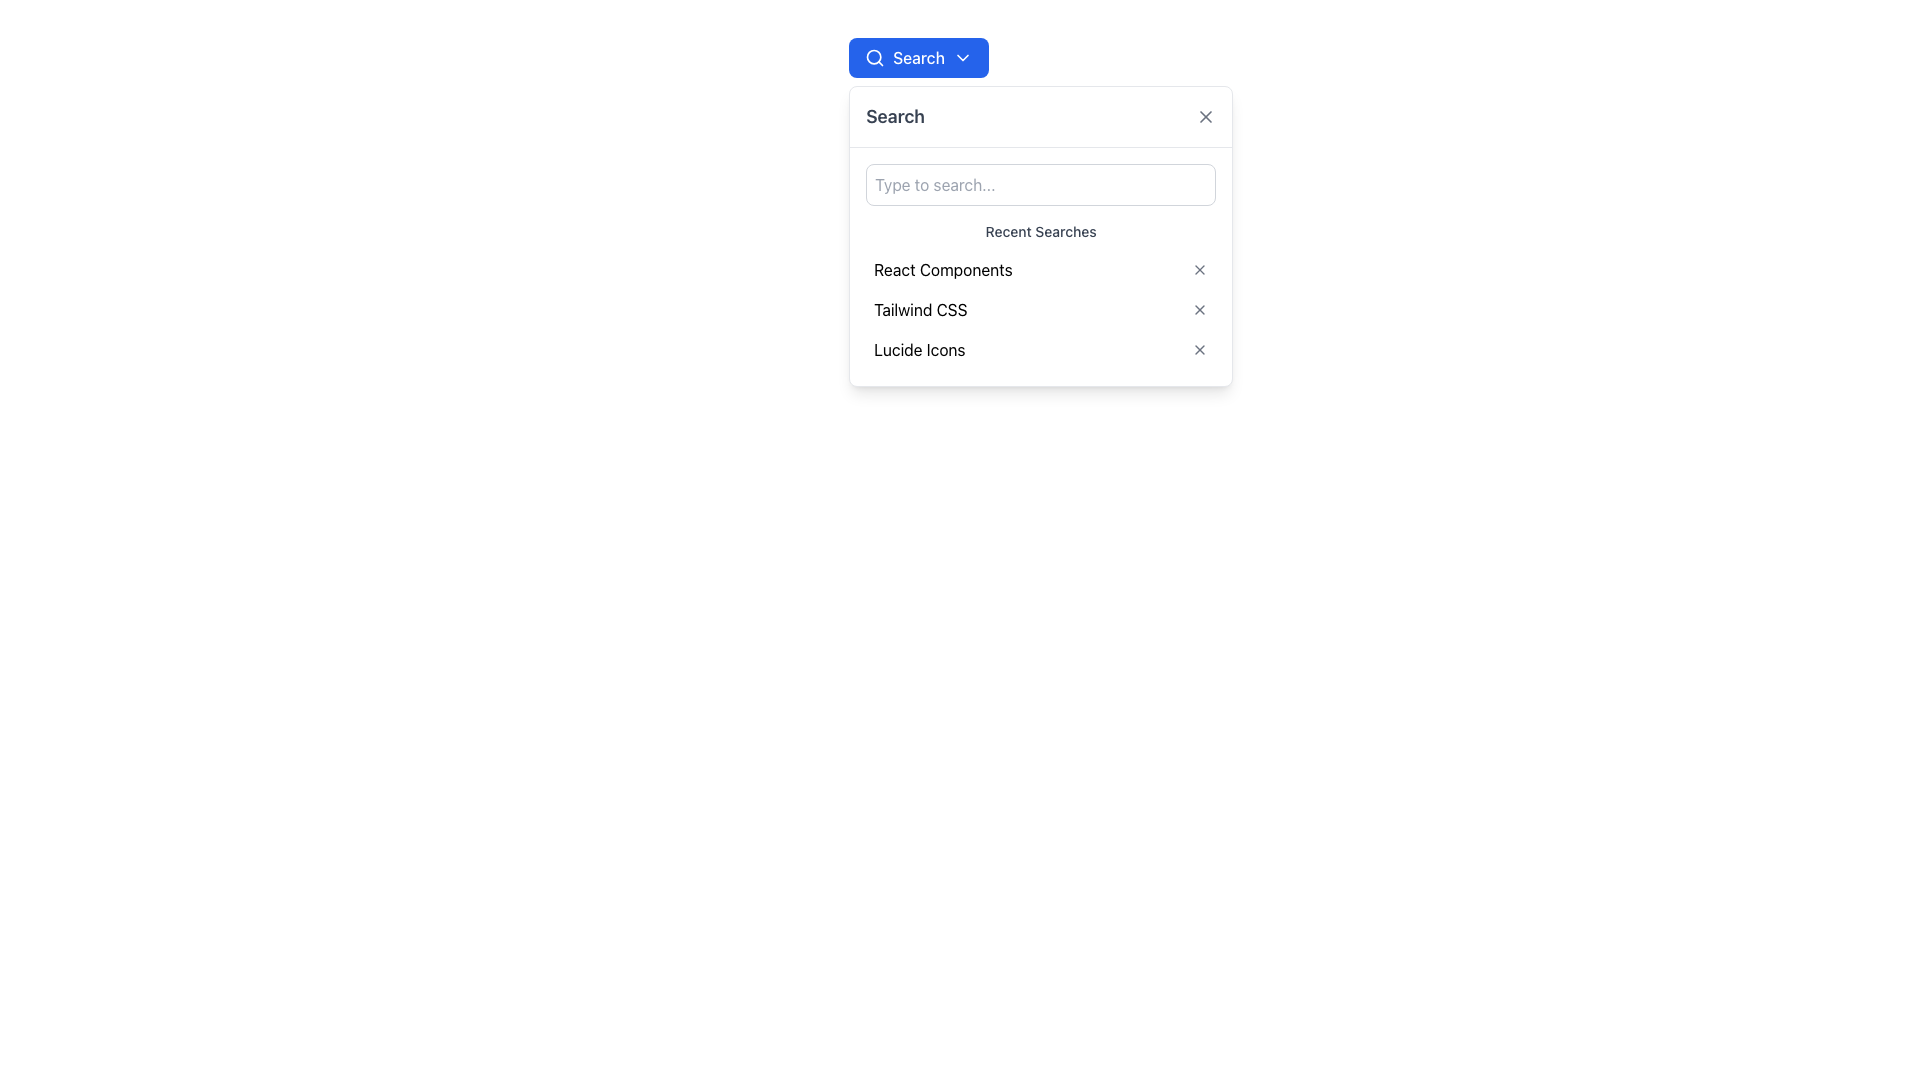 The image size is (1920, 1080). I want to click on the second item in the 'Recent Searches' list, which is a clickable text label that provides access to a previously searched term or category, so click(919, 309).